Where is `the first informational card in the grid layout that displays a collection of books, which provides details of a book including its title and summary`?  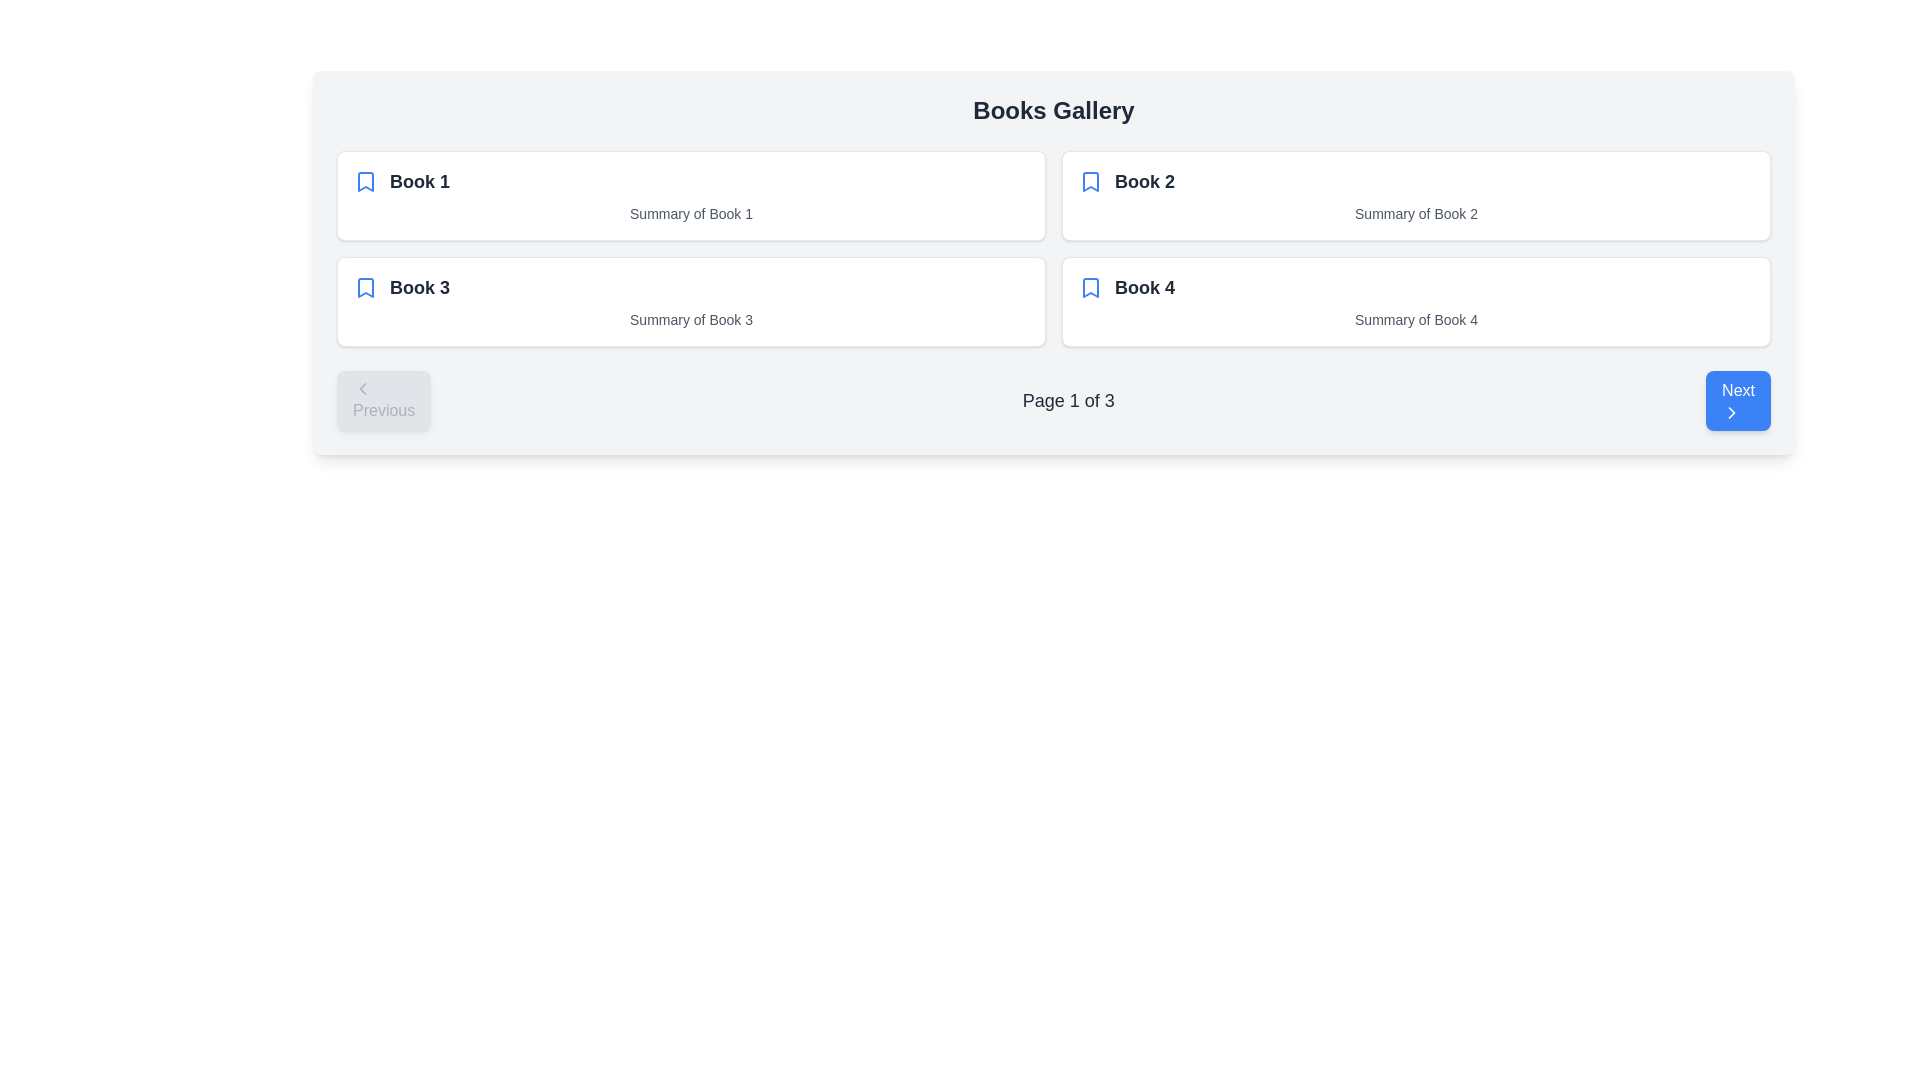 the first informational card in the grid layout that displays a collection of books, which provides details of a book including its title and summary is located at coordinates (691, 196).